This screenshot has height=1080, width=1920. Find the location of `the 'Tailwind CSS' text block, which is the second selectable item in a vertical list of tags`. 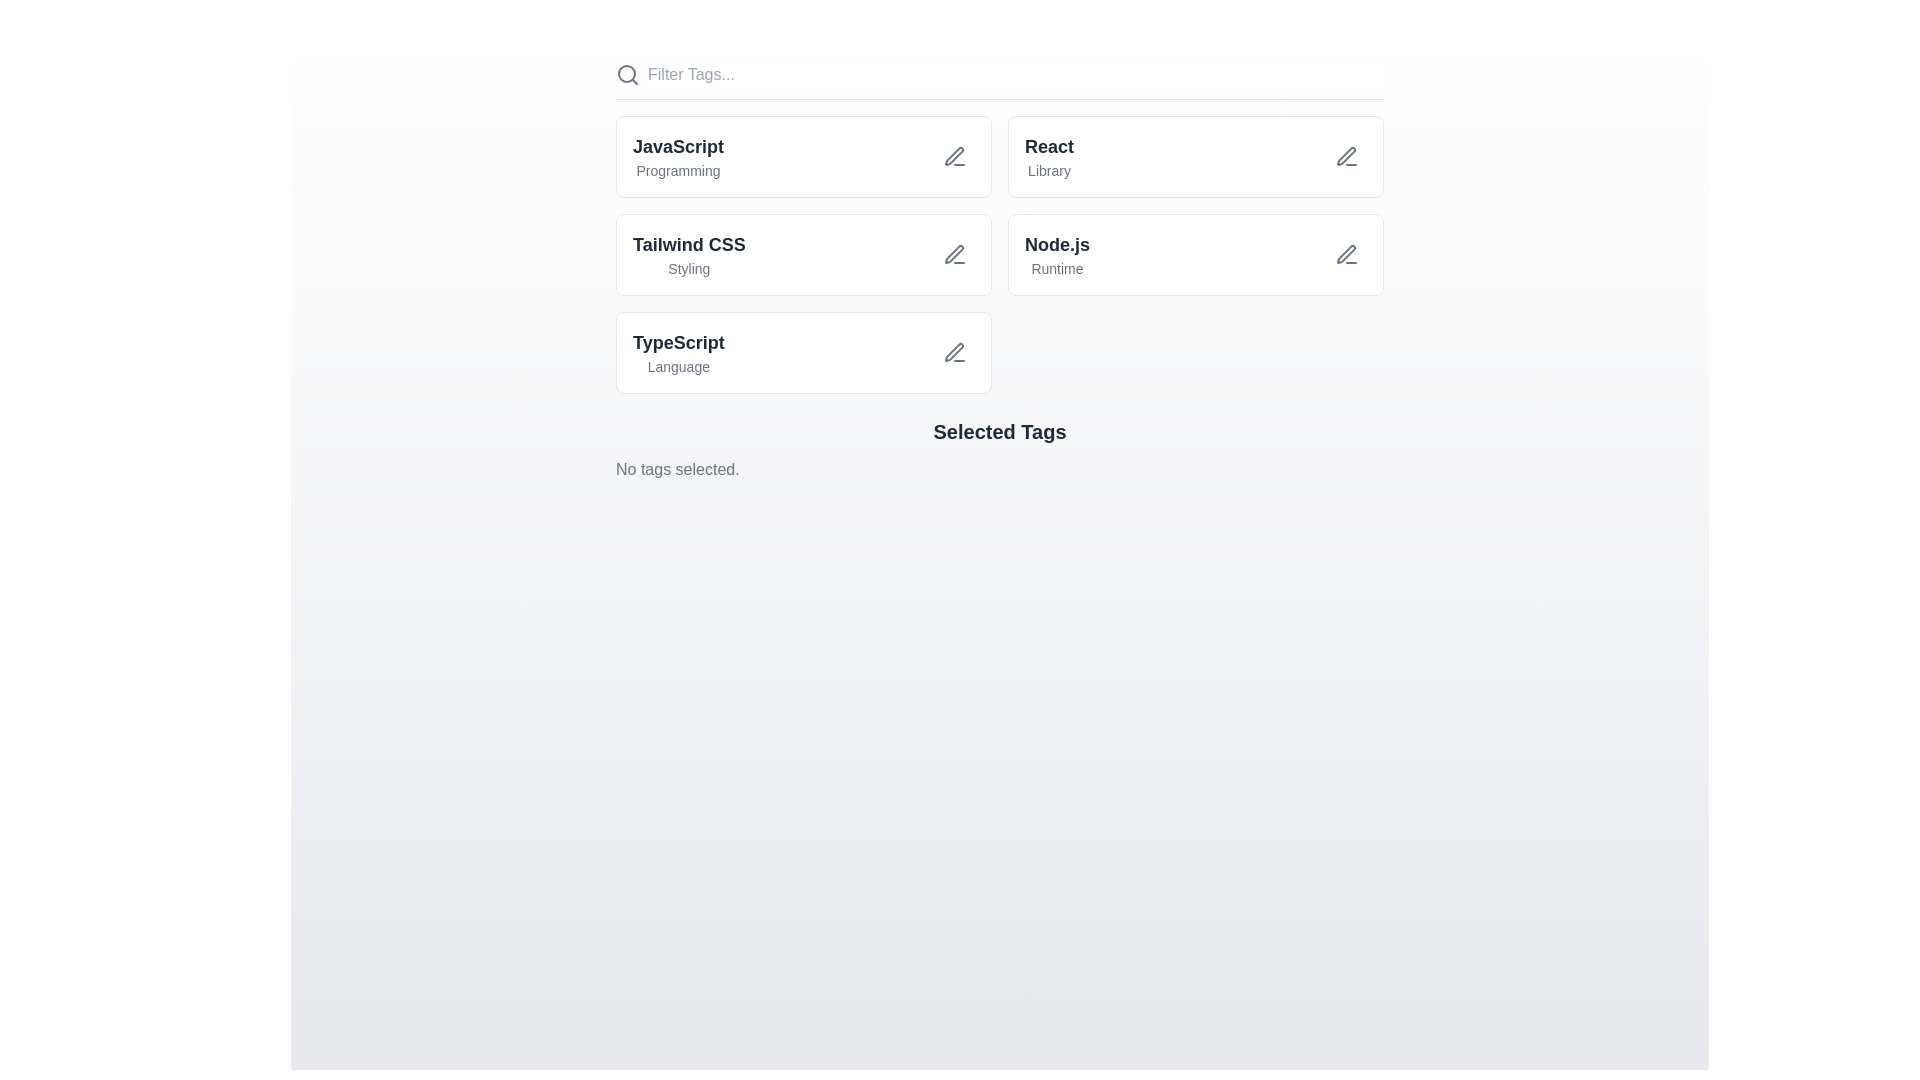

the 'Tailwind CSS' text block, which is the second selectable item in a vertical list of tags is located at coordinates (689, 253).